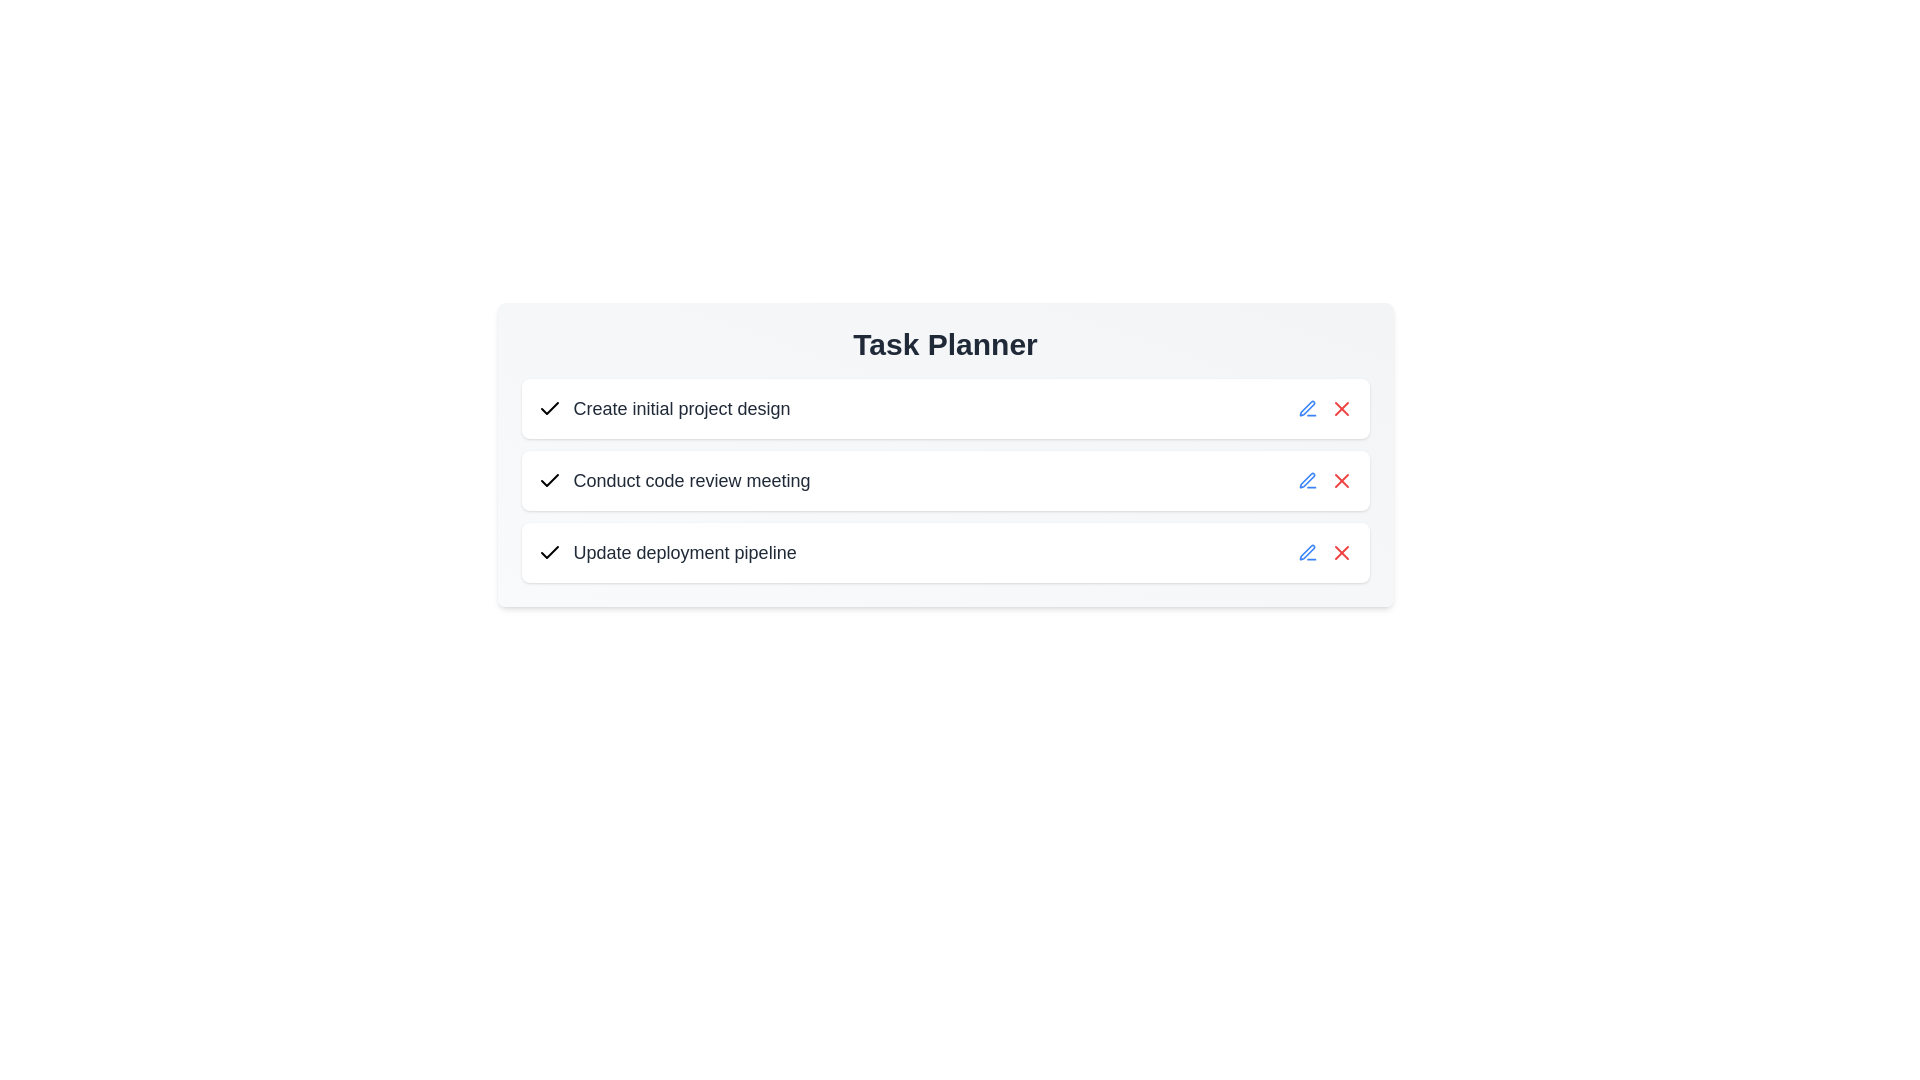  Describe the element at coordinates (674, 481) in the screenshot. I see `the second task list item labeled 'Conduct code review meeting' with a checkbox` at that location.